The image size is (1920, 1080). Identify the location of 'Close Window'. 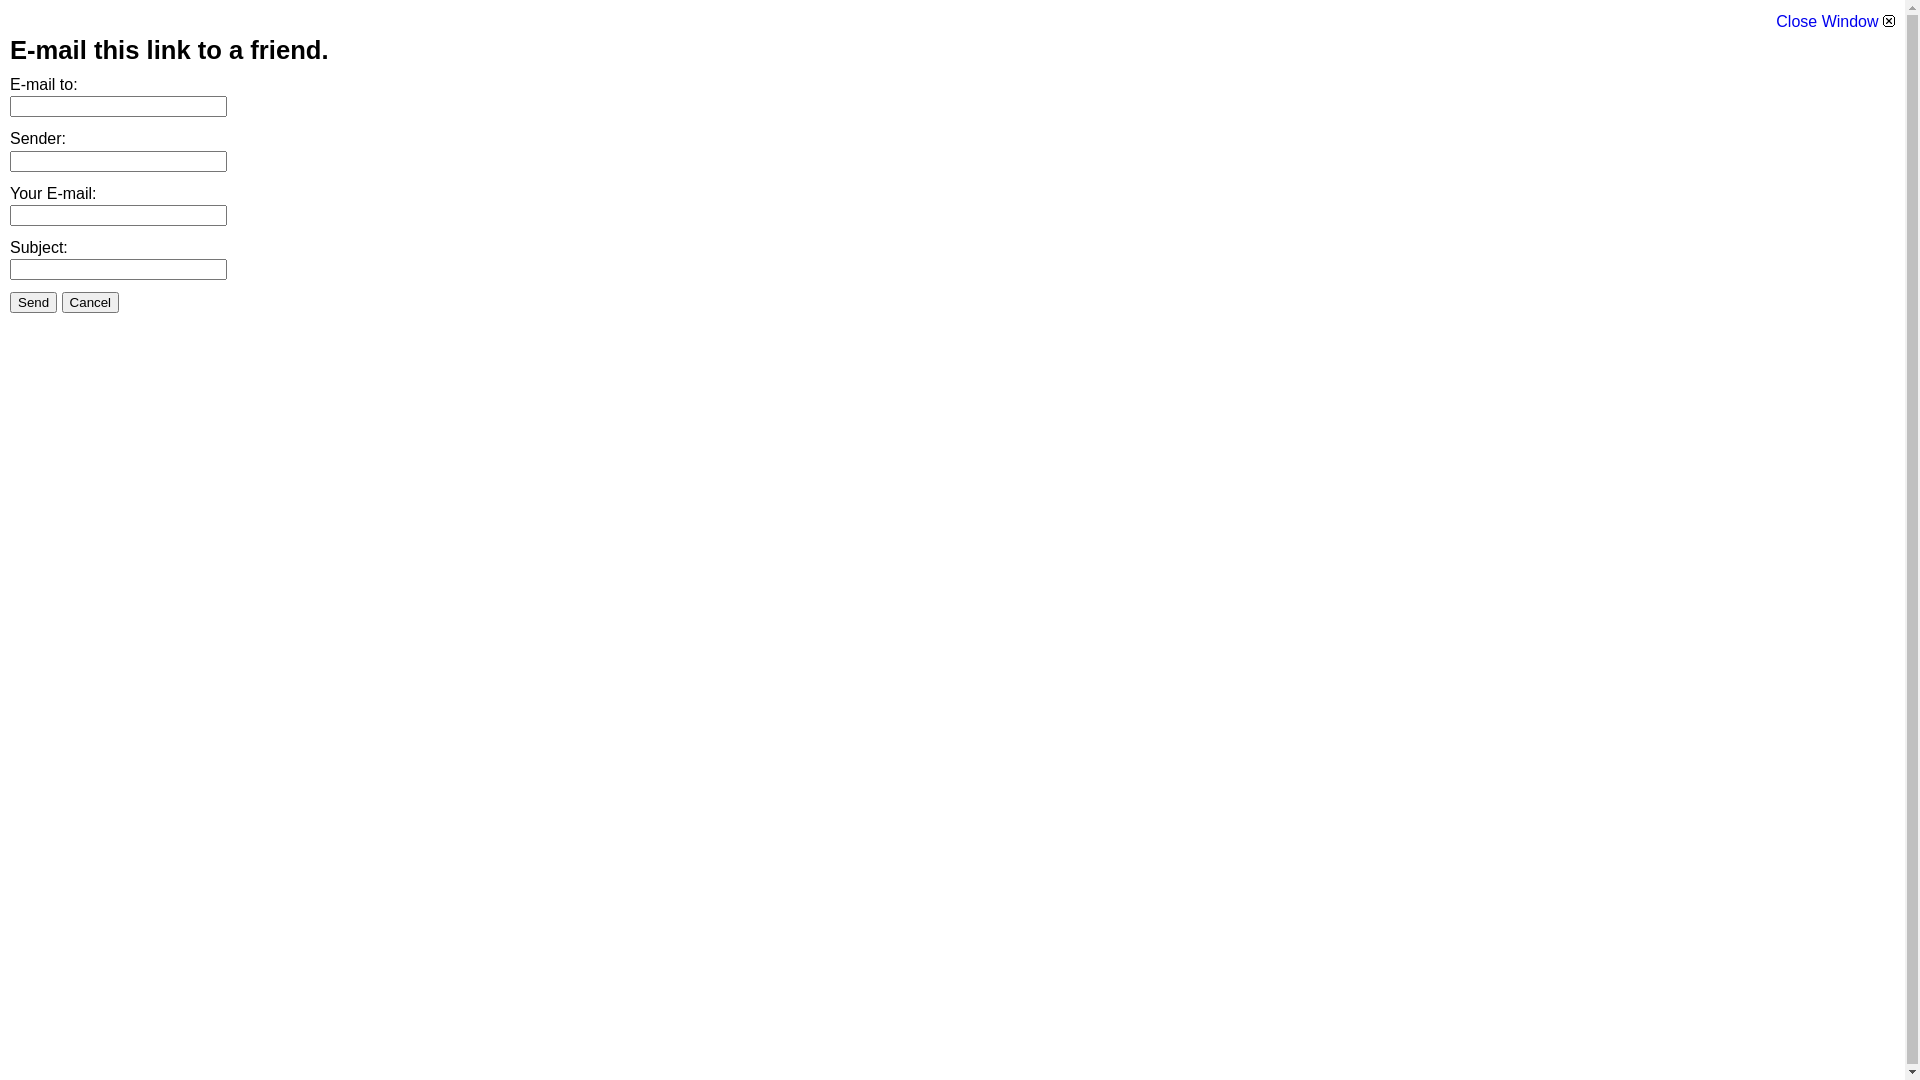
(1835, 21).